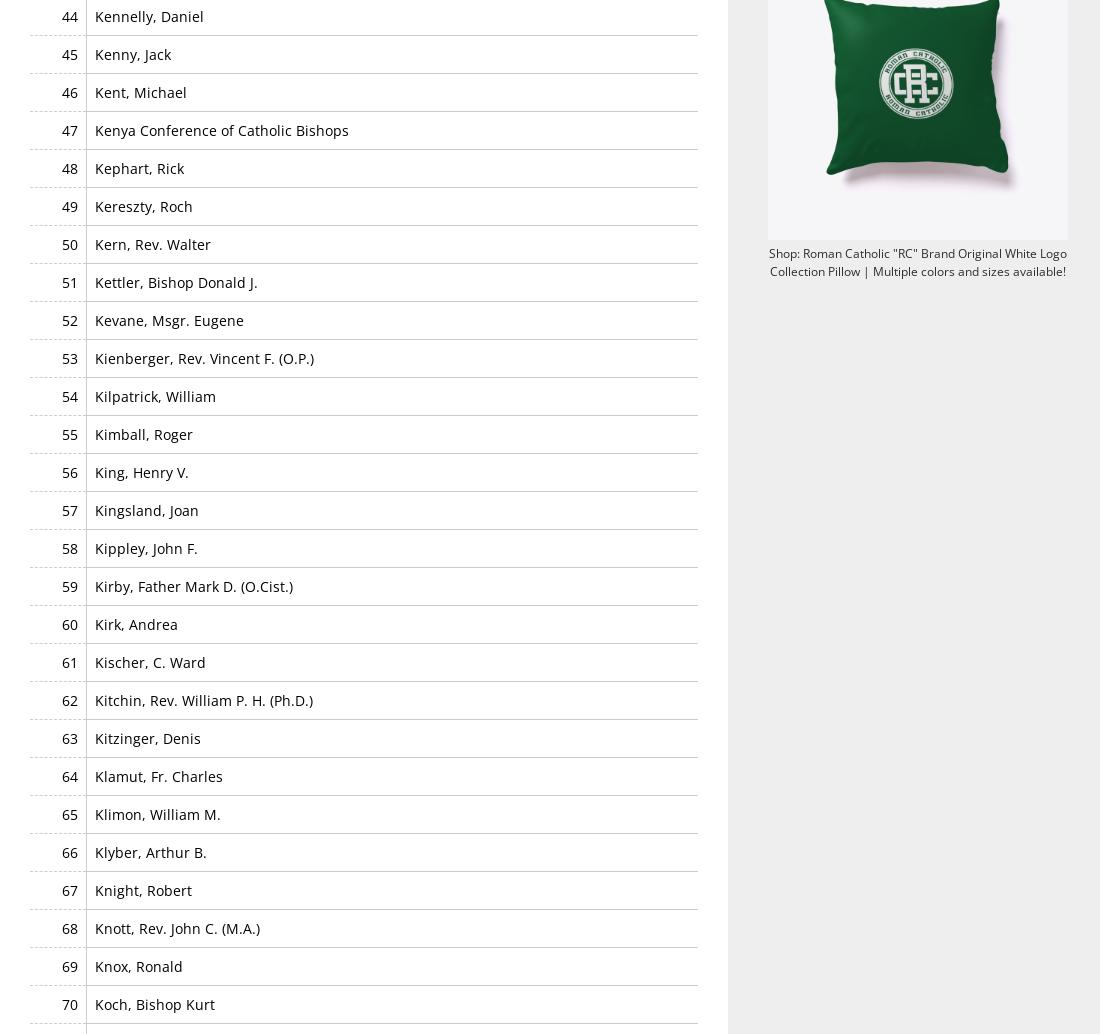  What do you see at coordinates (68, 129) in the screenshot?
I see `'47'` at bounding box center [68, 129].